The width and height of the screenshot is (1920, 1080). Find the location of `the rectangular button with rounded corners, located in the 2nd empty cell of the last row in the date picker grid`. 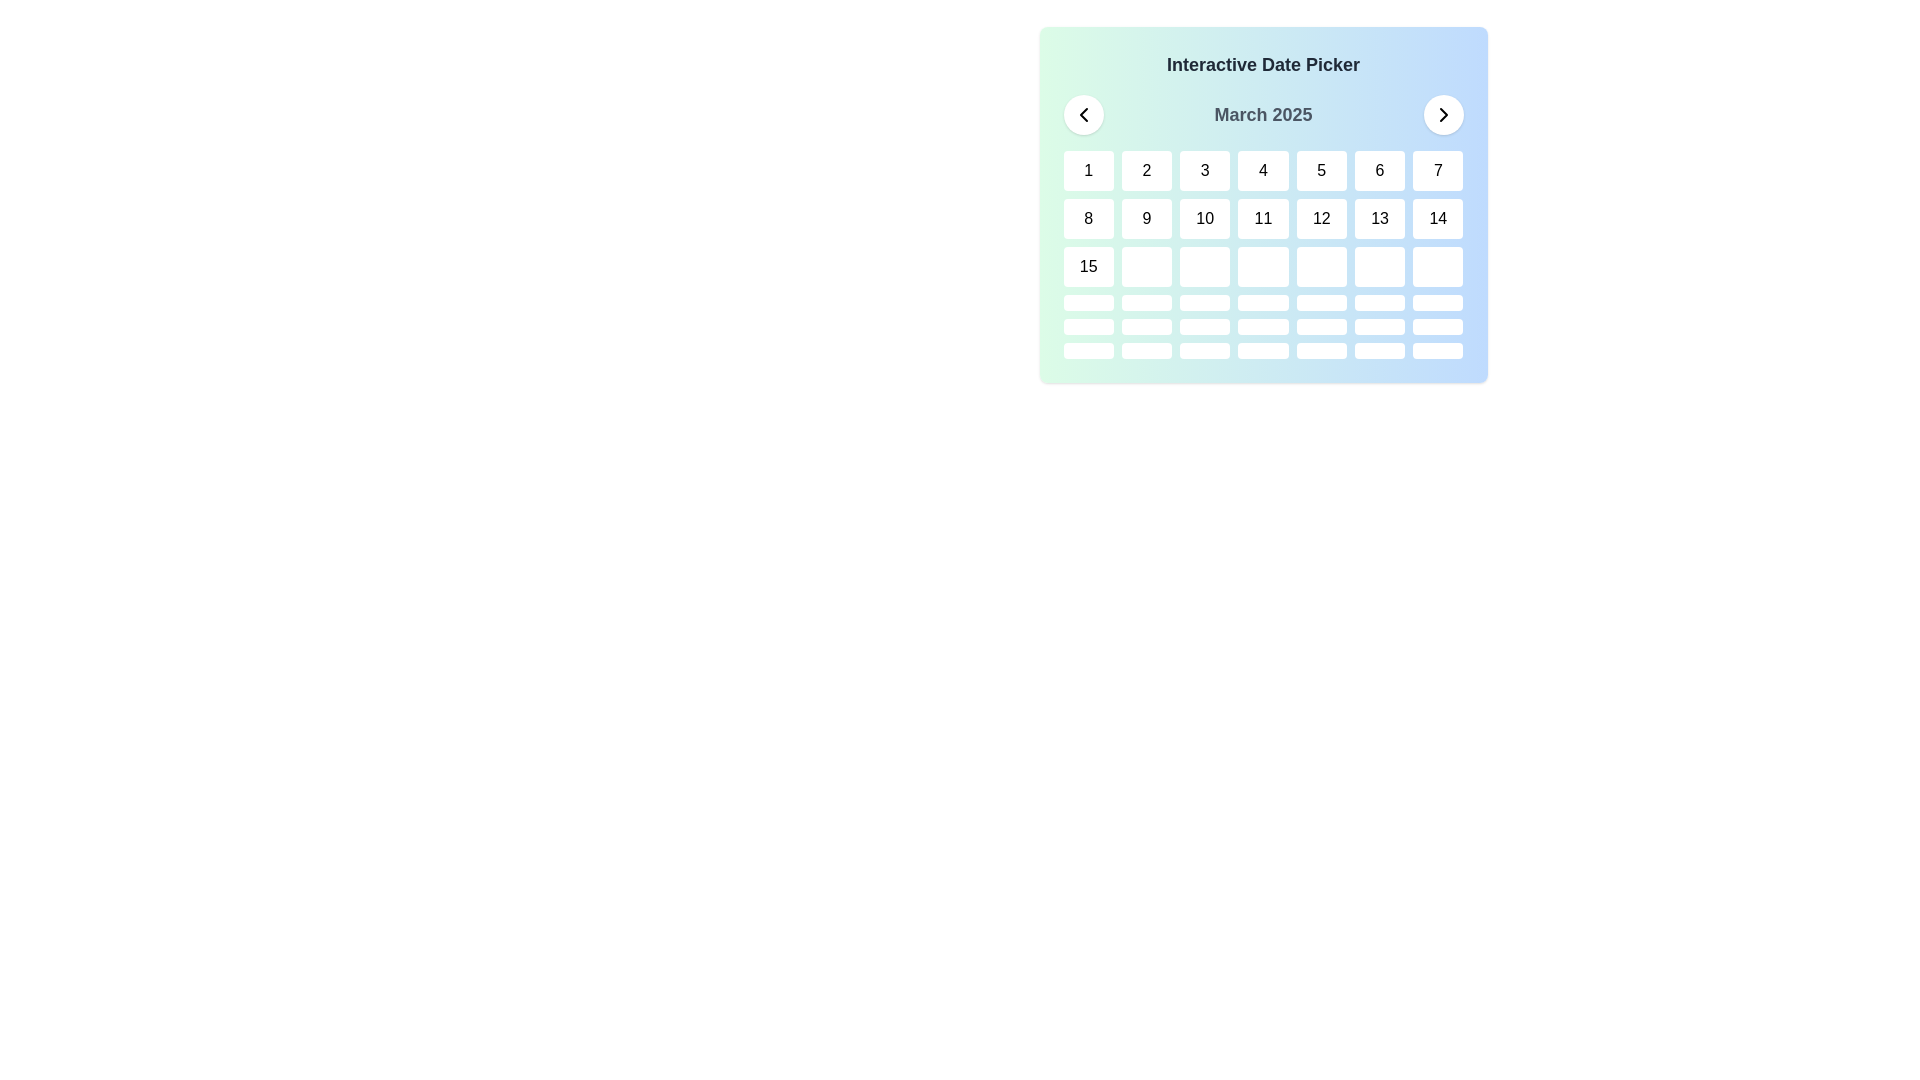

the rectangular button with rounded corners, located in the 2nd empty cell of the last row in the date picker grid is located at coordinates (1147, 350).